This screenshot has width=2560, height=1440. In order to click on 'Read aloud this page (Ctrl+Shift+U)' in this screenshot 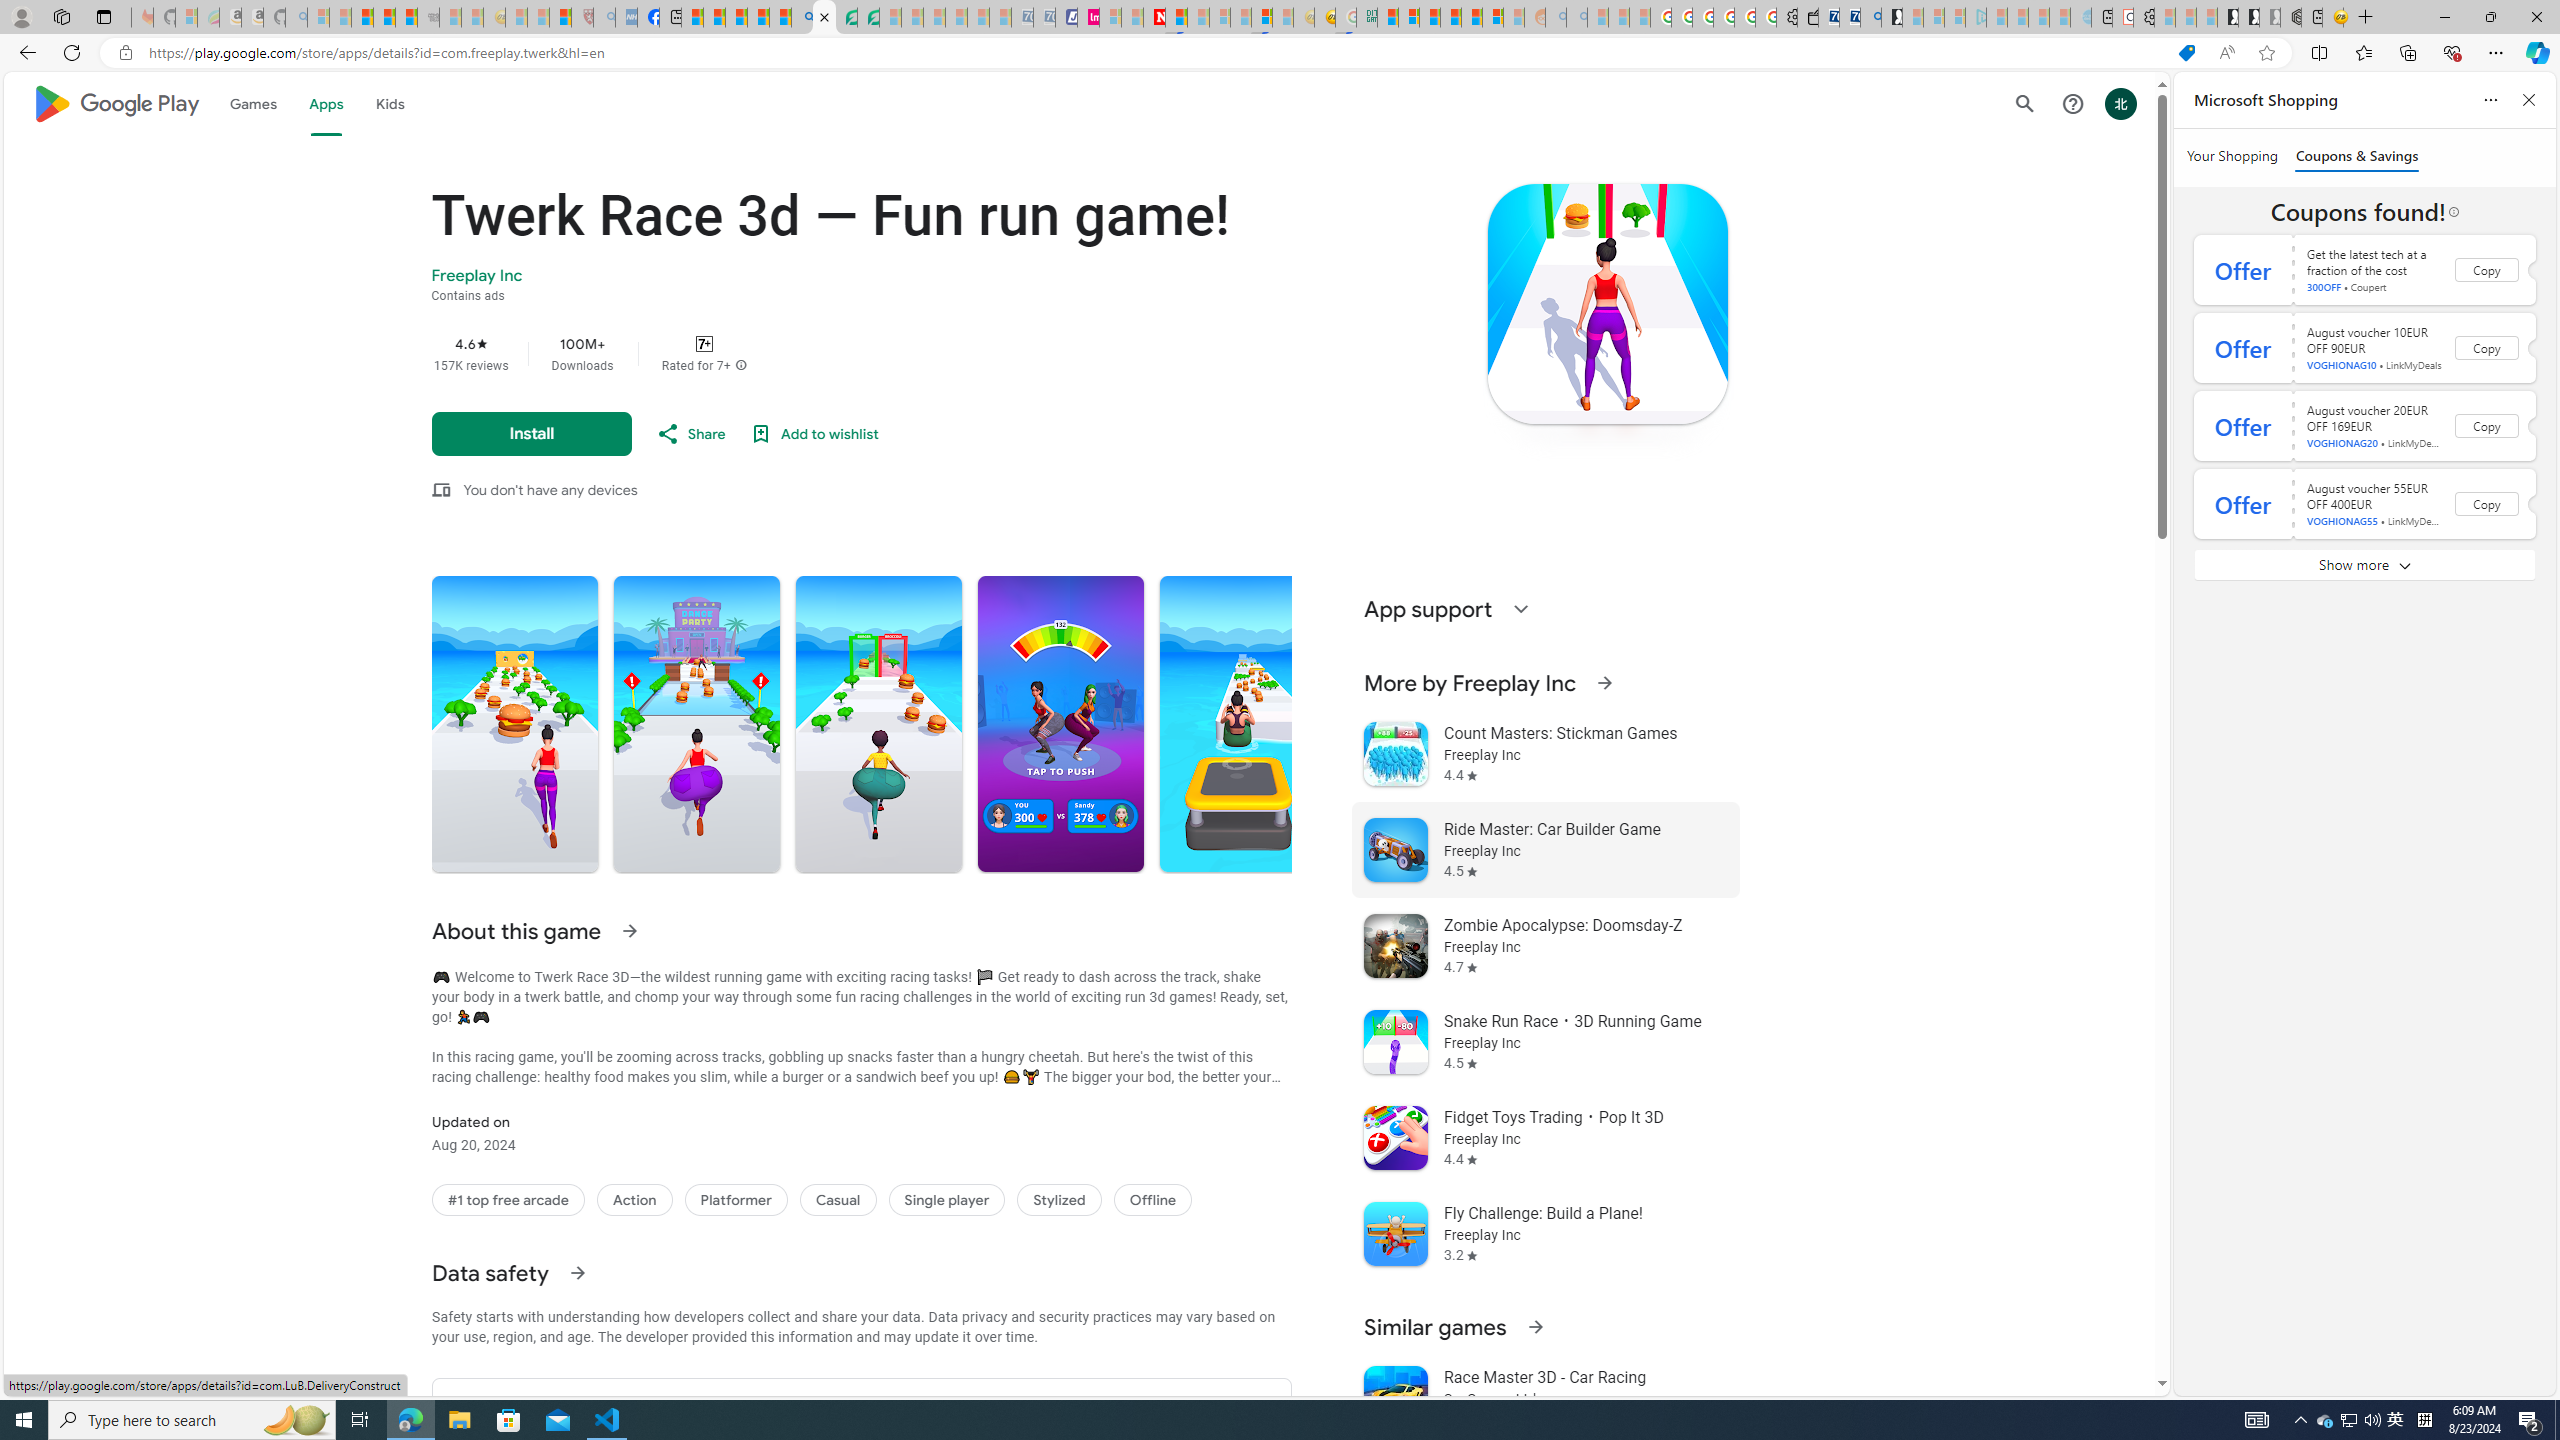, I will do `click(2226, 53)`.